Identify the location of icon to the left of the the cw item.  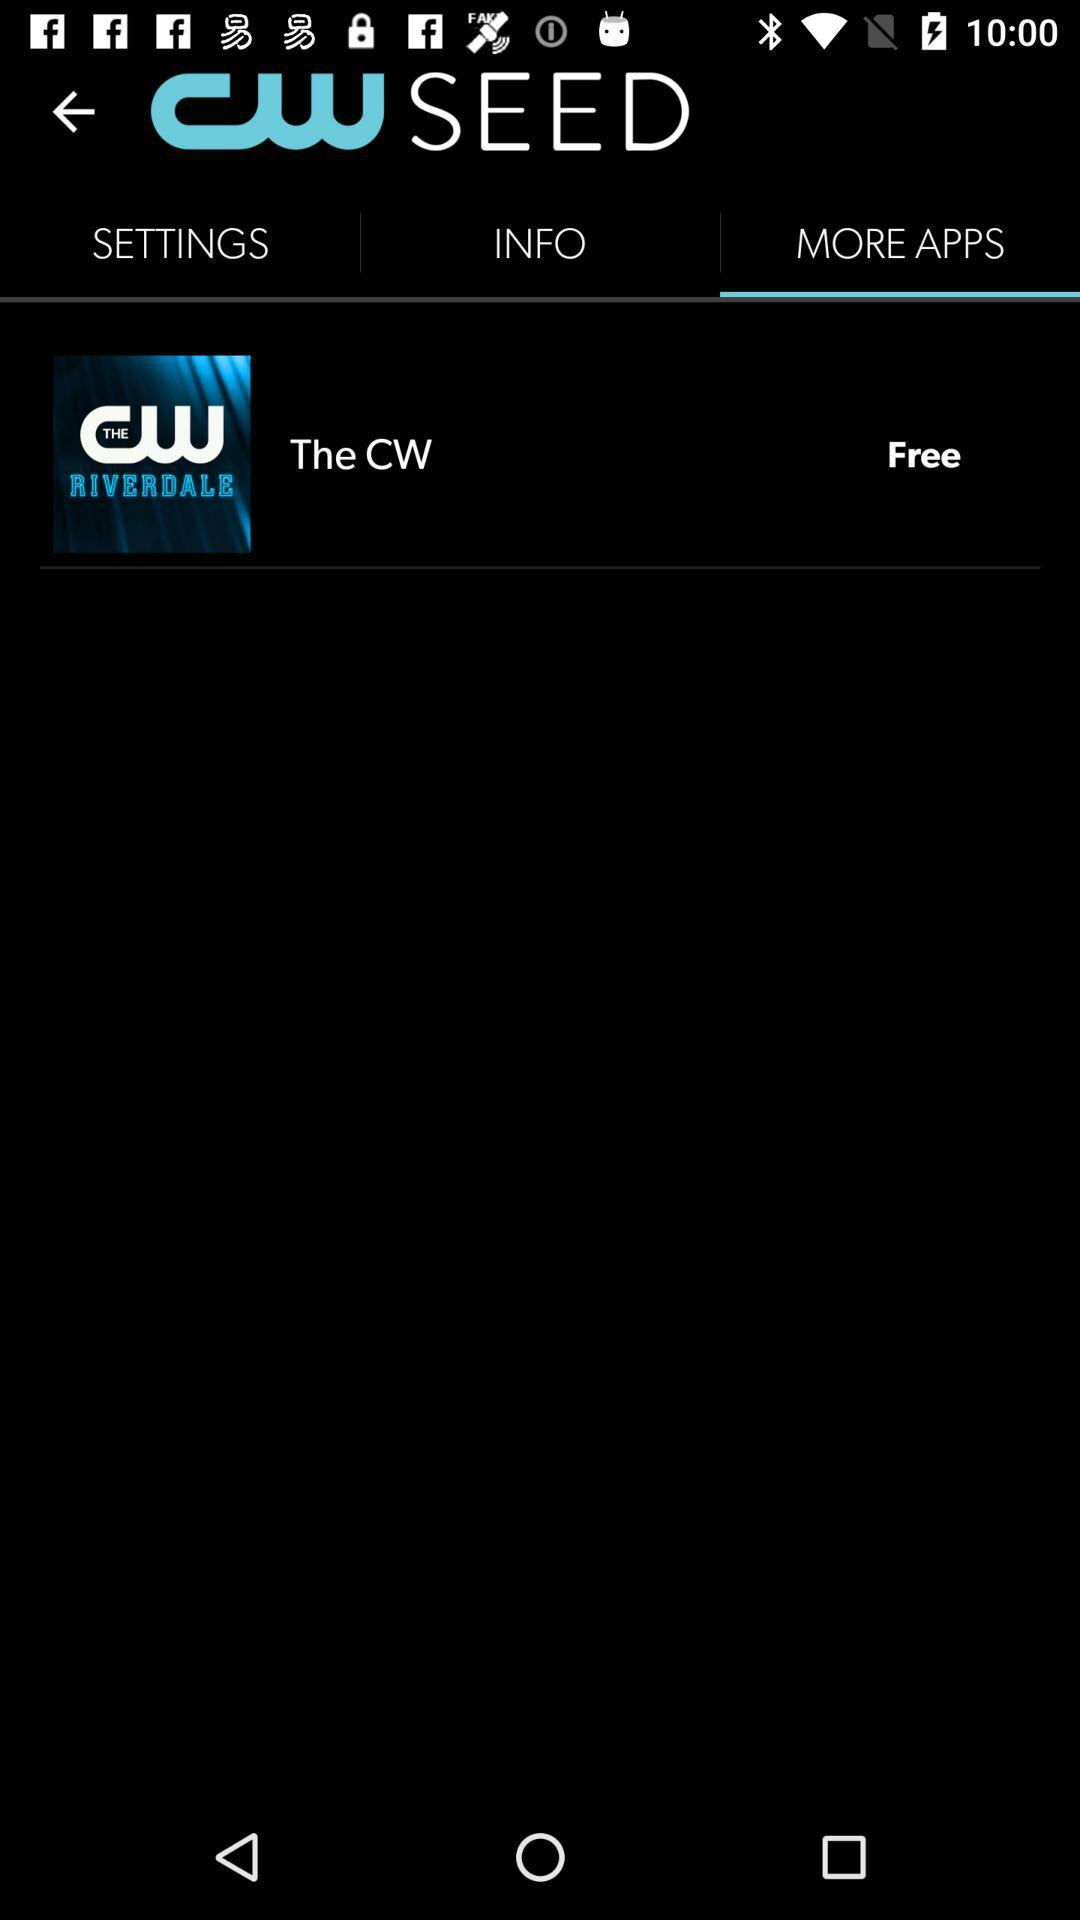
(150, 453).